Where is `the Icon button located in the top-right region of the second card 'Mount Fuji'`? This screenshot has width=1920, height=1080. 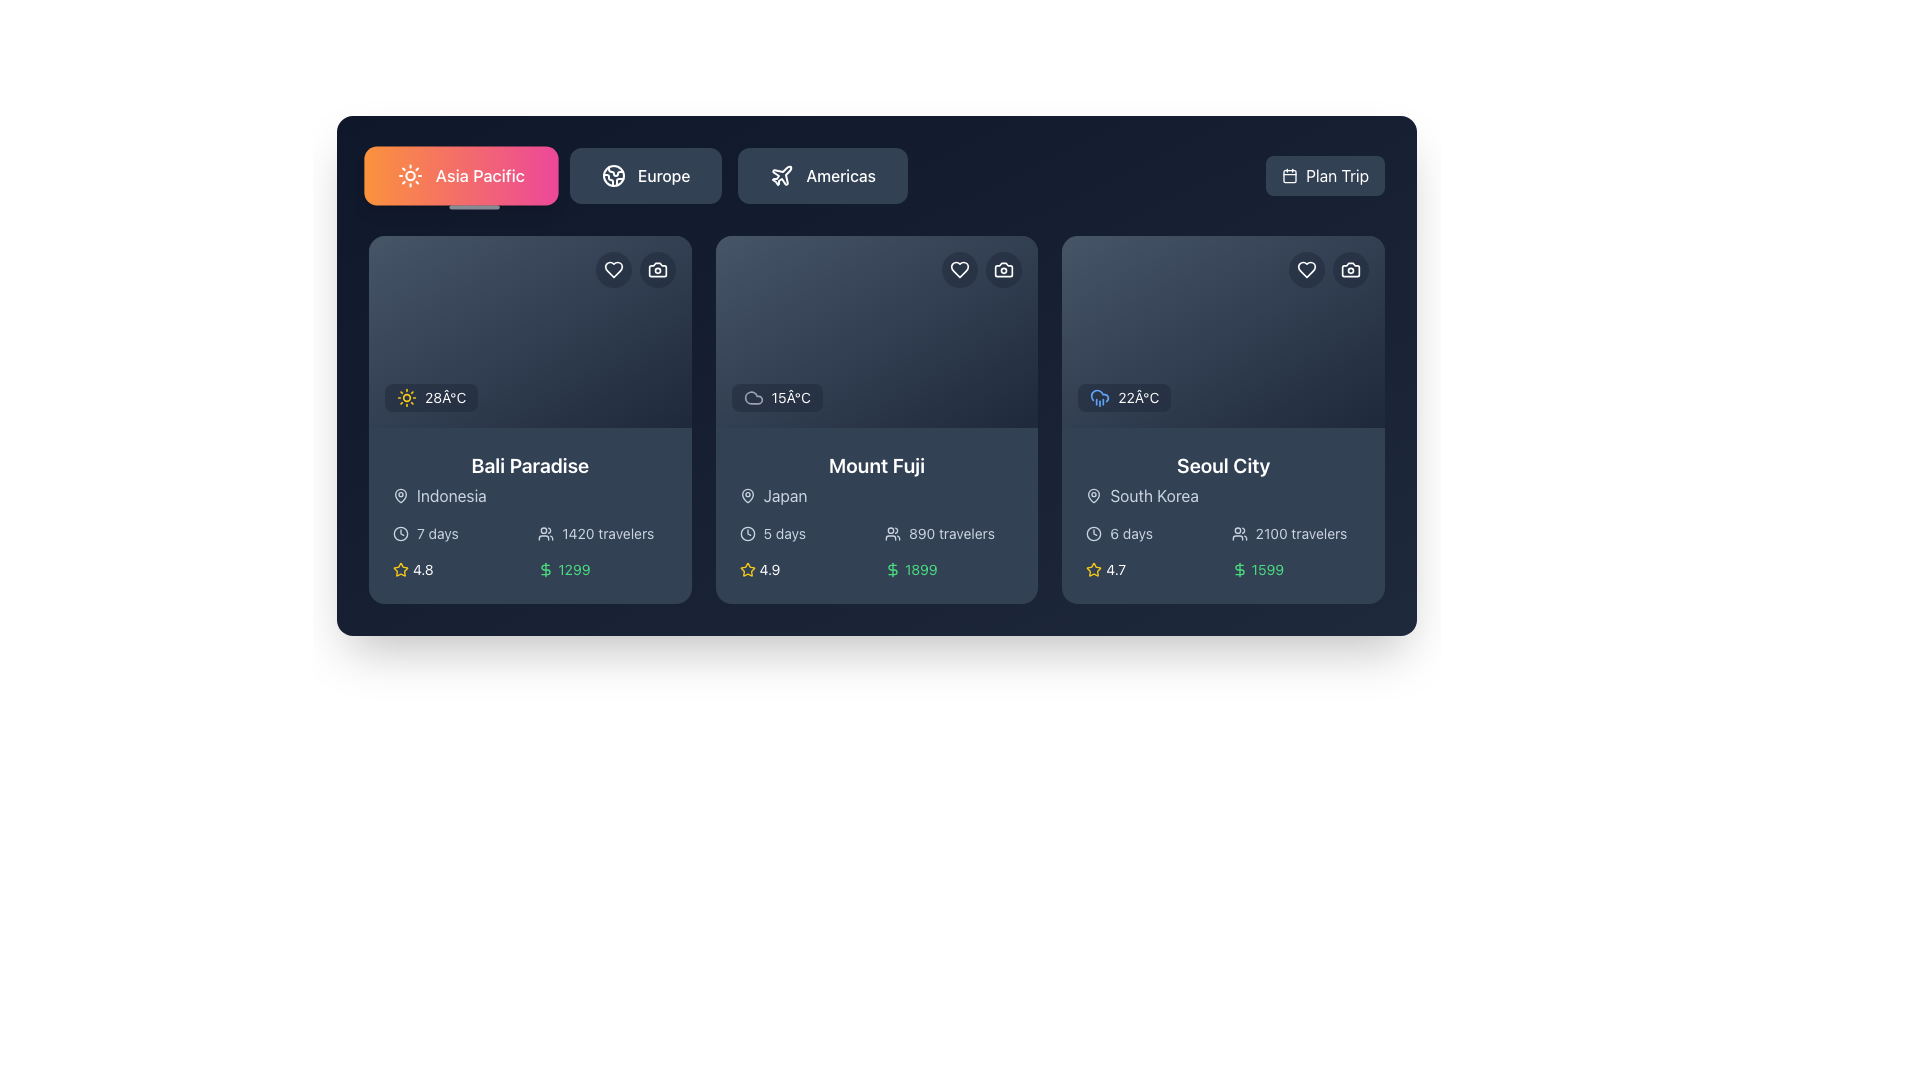
the Icon button located in the top-right region of the second card 'Mount Fuji' is located at coordinates (1003, 270).